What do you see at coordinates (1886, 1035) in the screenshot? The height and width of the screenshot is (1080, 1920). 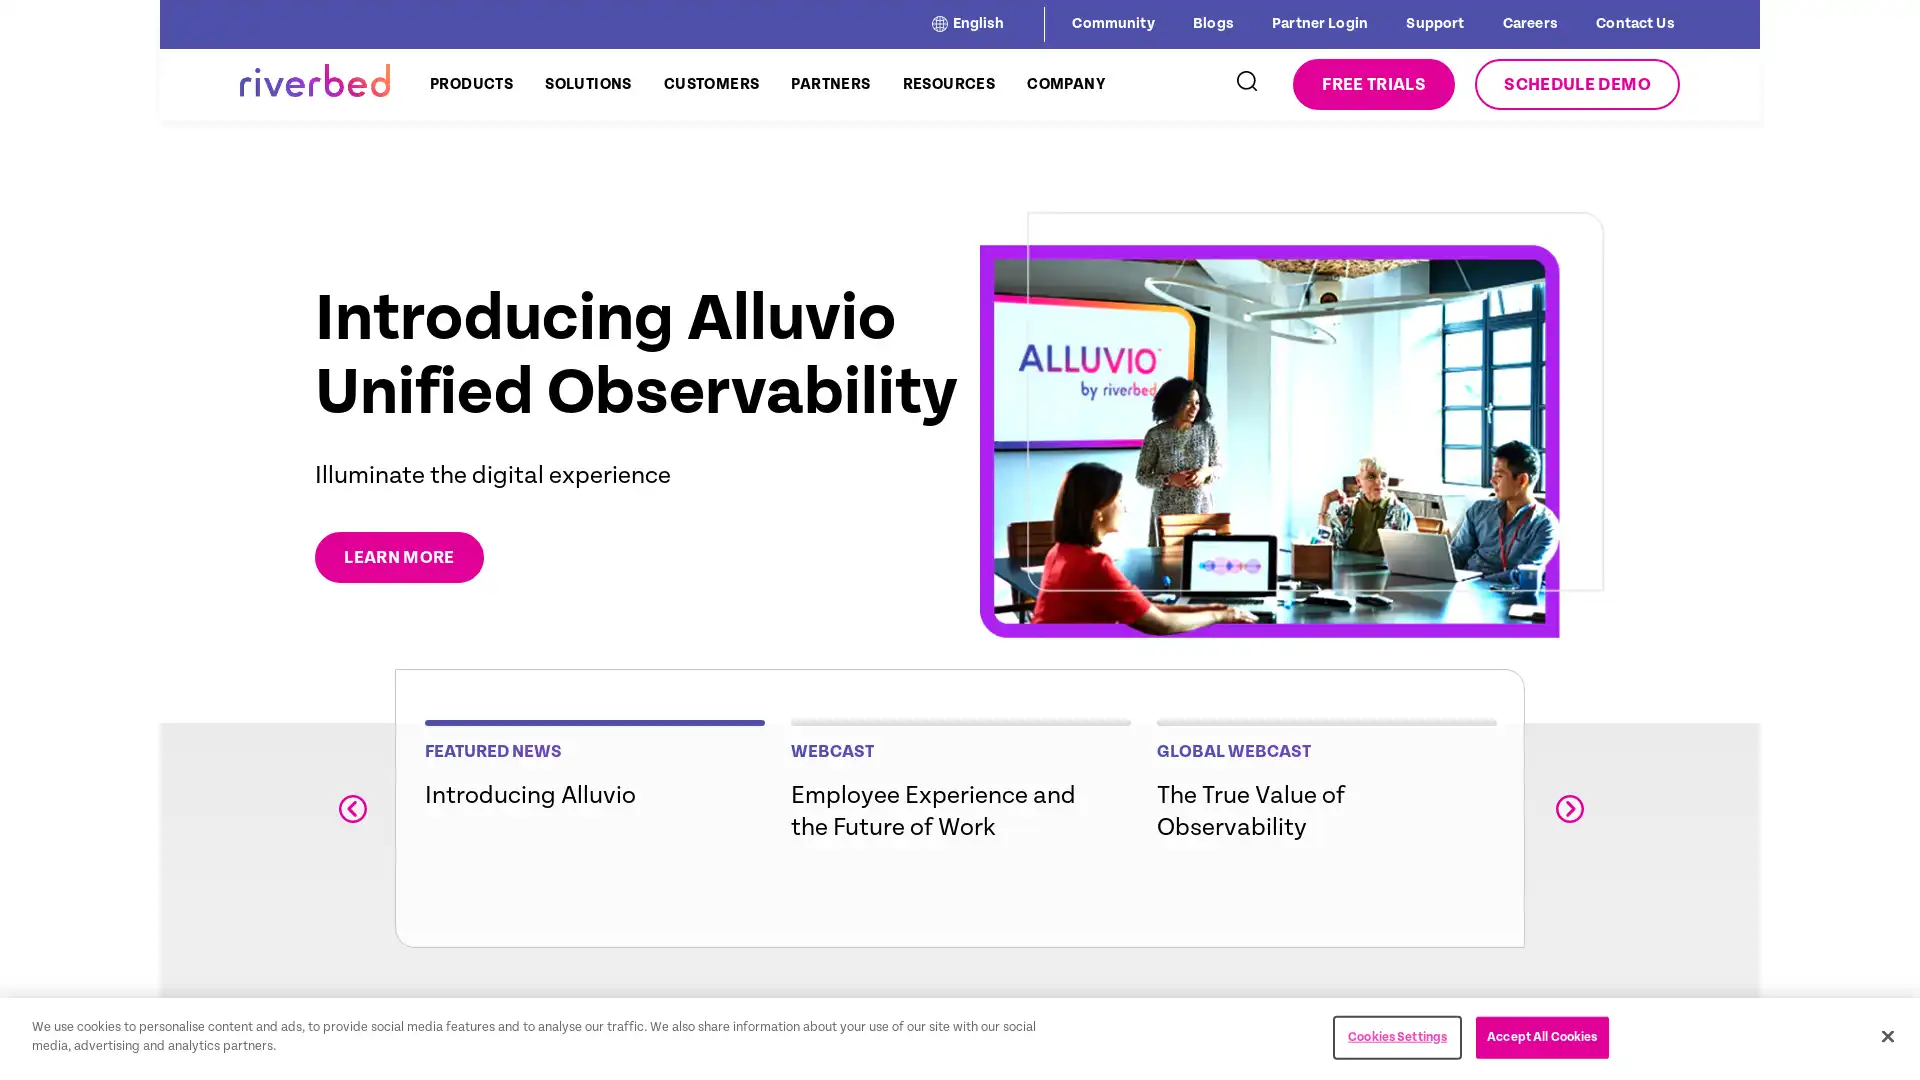 I see `Close` at bounding box center [1886, 1035].